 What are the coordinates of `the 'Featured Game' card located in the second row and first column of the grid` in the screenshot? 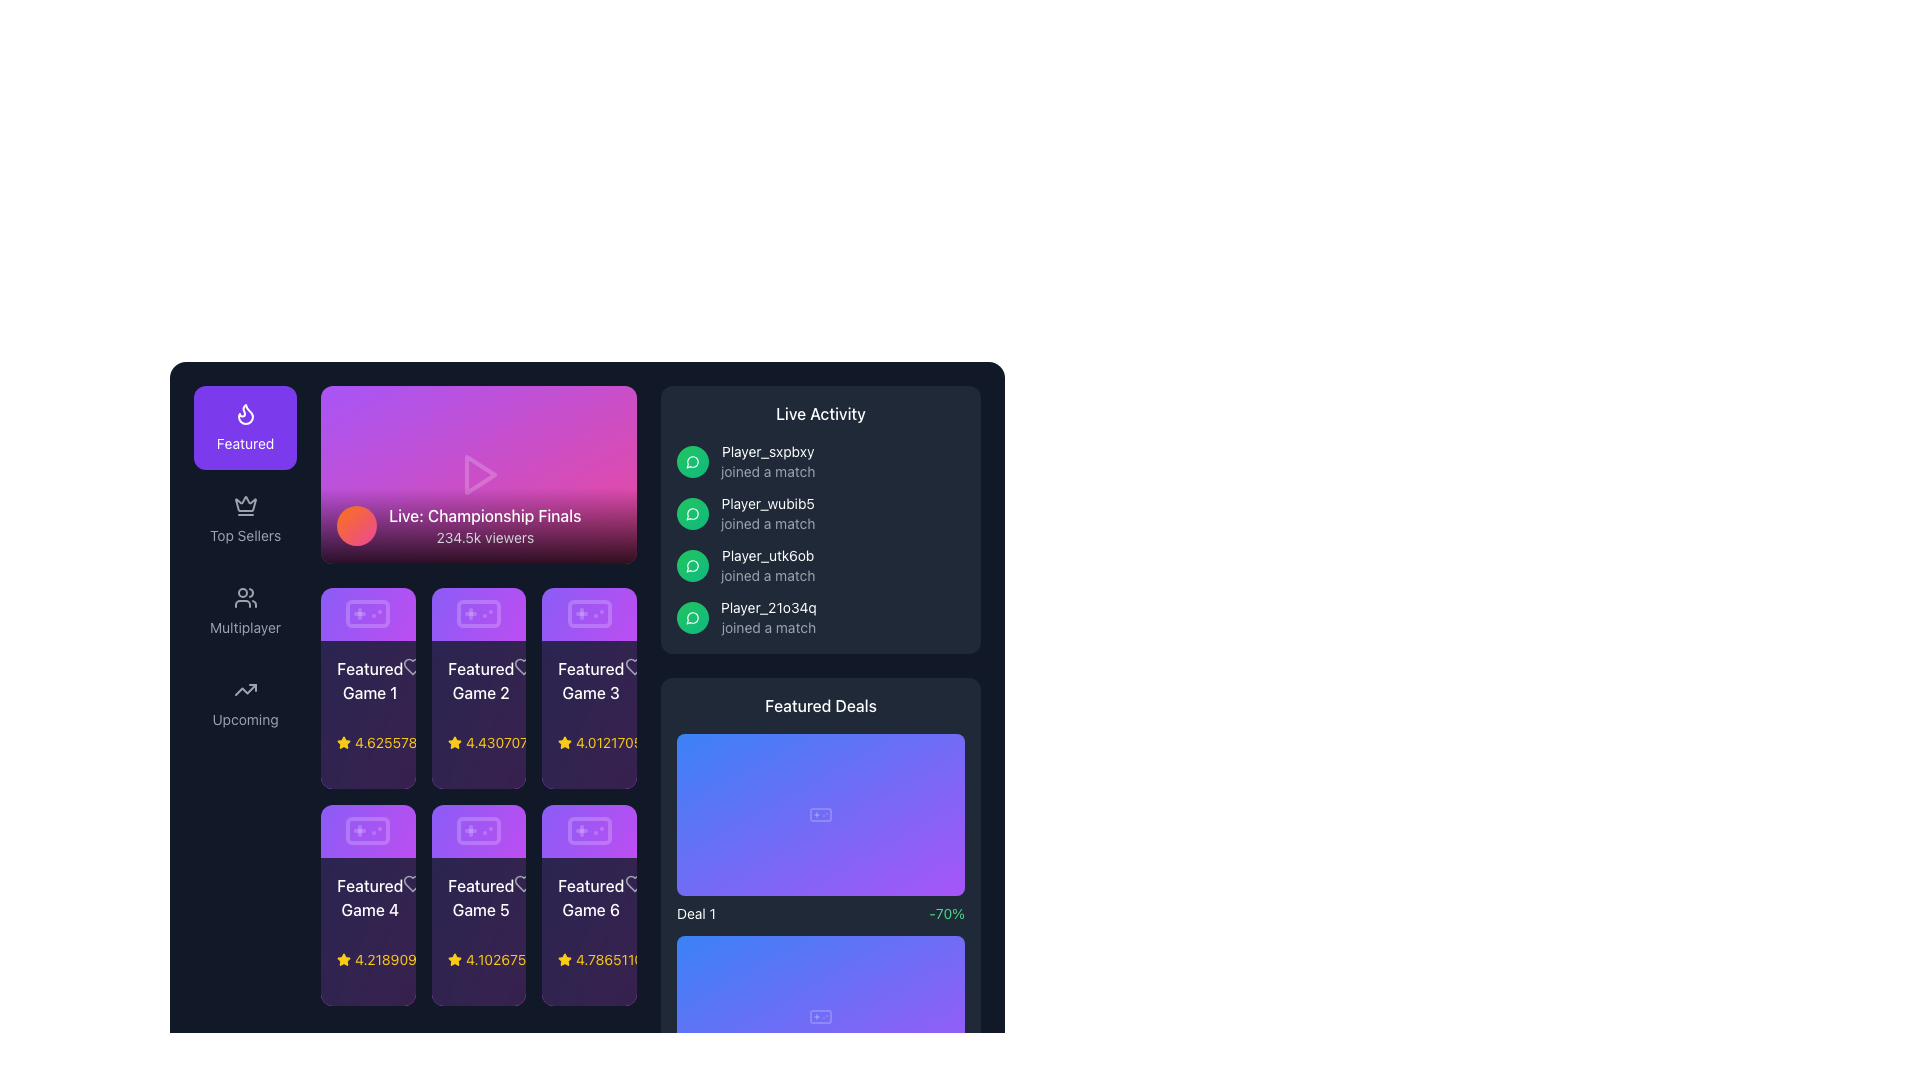 It's located at (368, 905).